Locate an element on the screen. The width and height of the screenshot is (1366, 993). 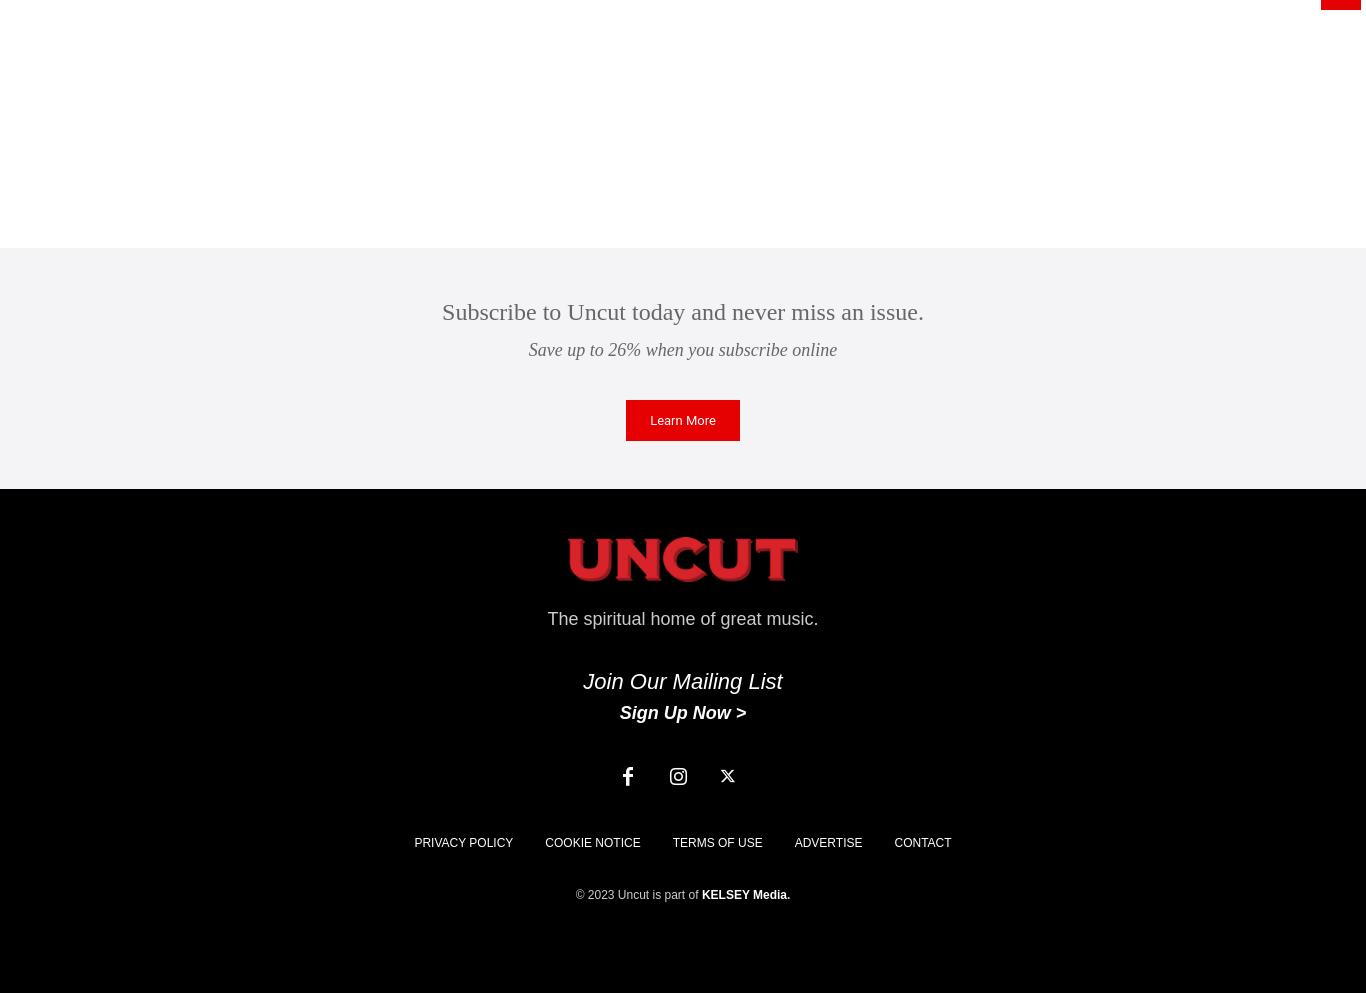
'Terms of Use' is located at coordinates (717, 841).